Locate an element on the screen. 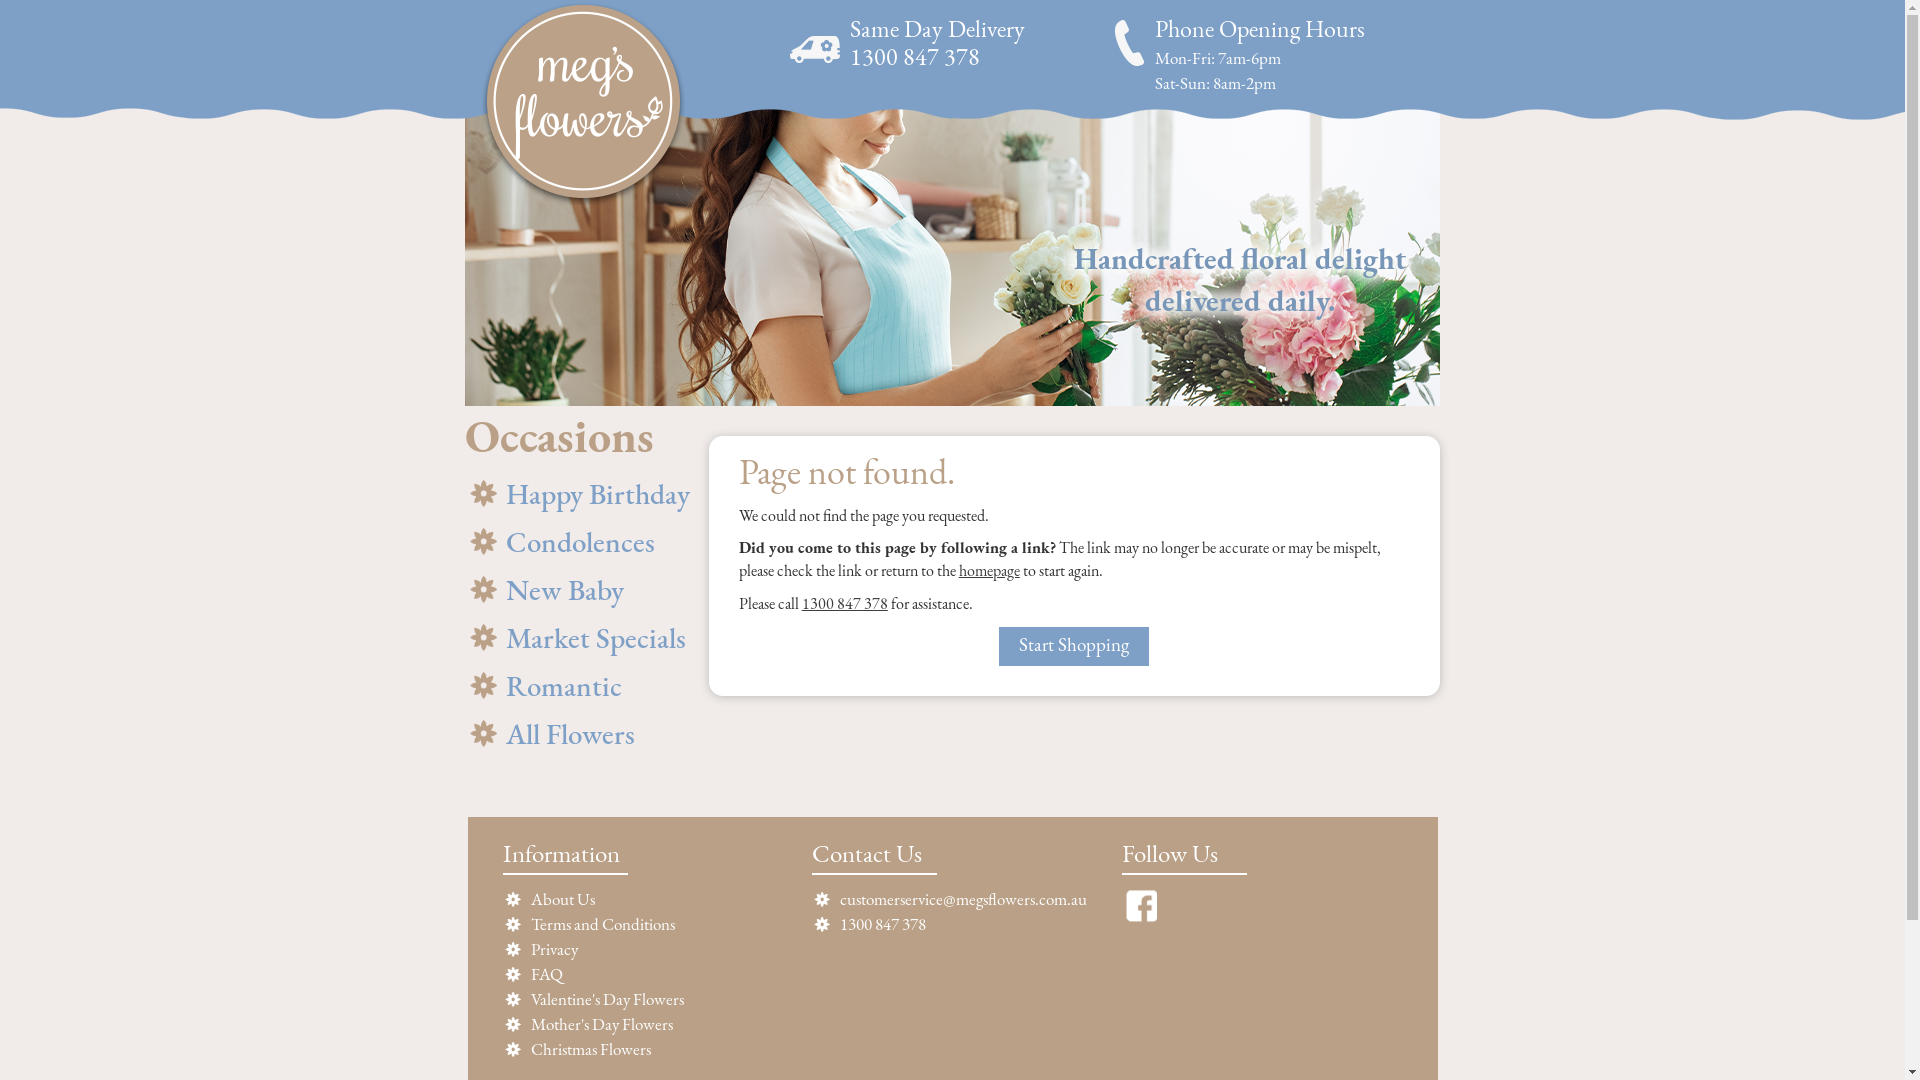 This screenshot has height=1080, width=1920. 'Terms and Conditions' is located at coordinates (529, 925).